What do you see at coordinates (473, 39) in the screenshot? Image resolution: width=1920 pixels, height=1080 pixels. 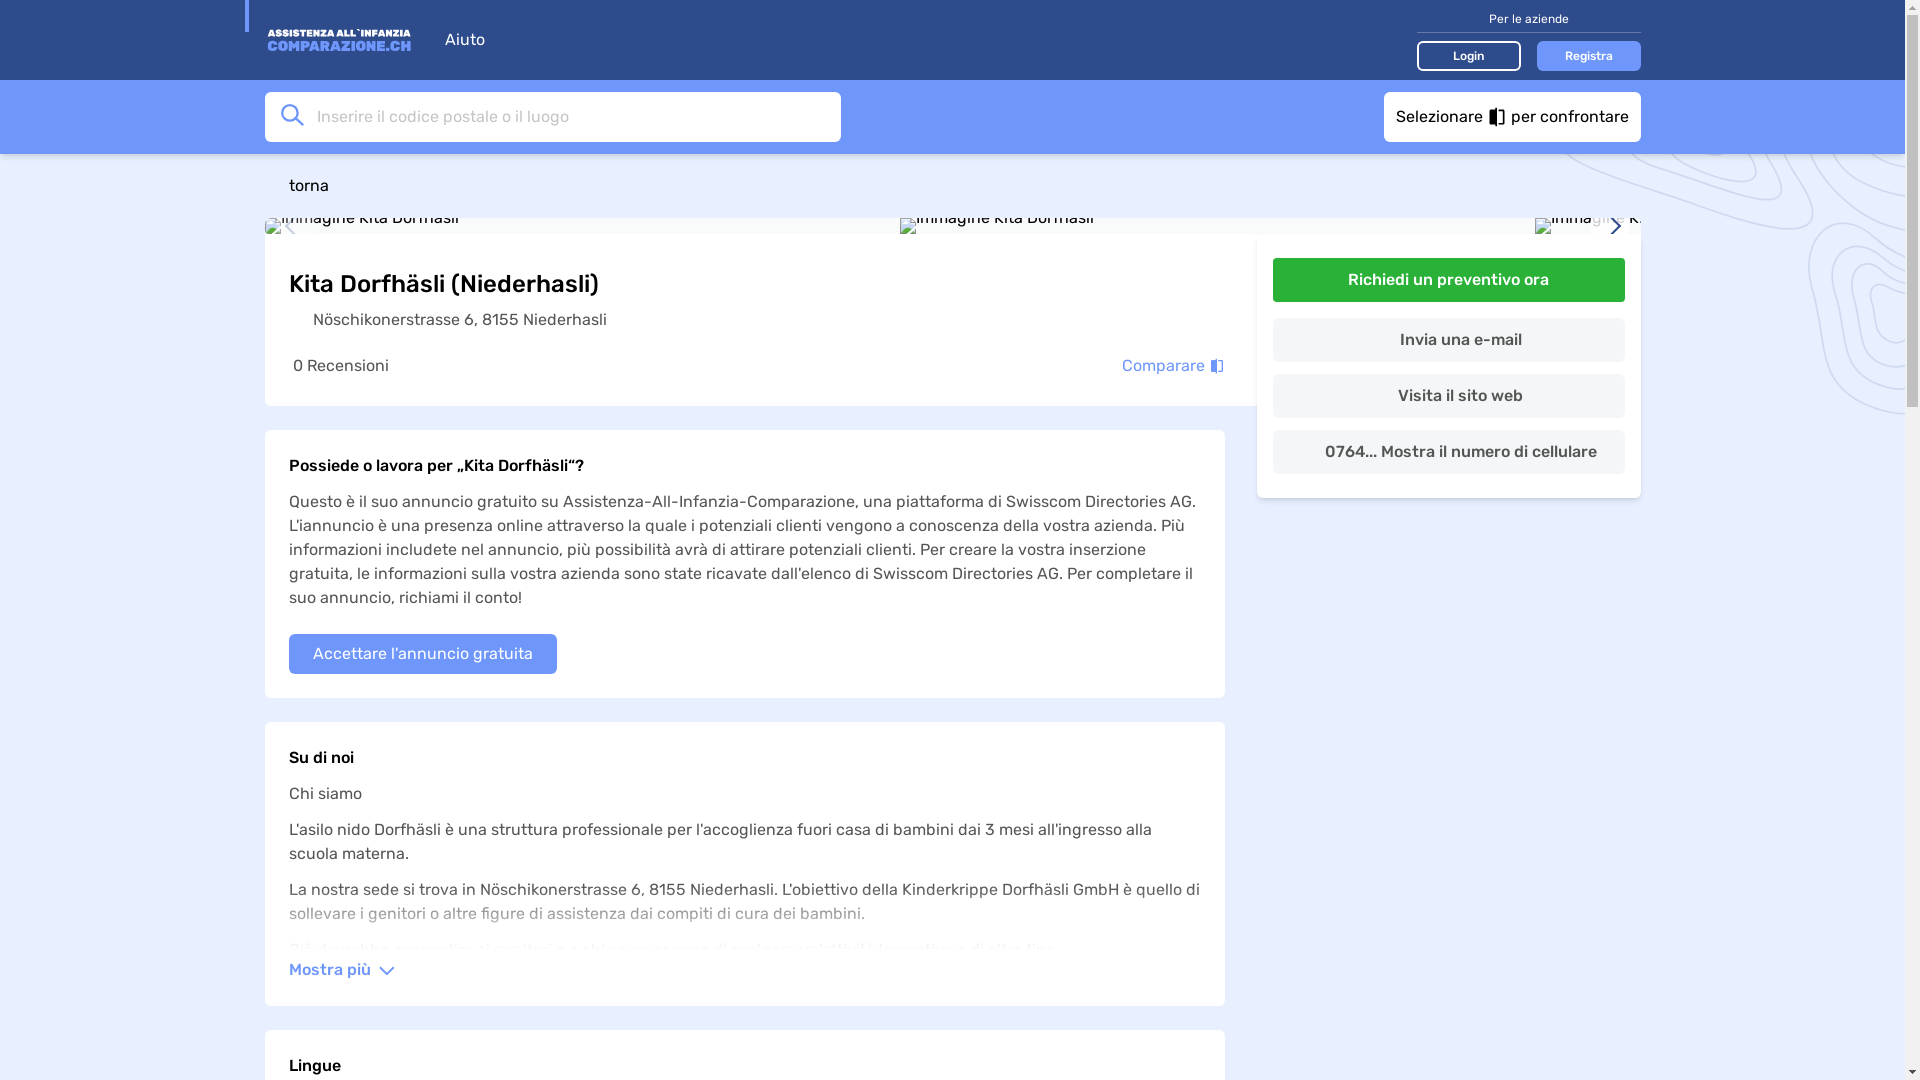 I see `'Aiuto'` at bounding box center [473, 39].